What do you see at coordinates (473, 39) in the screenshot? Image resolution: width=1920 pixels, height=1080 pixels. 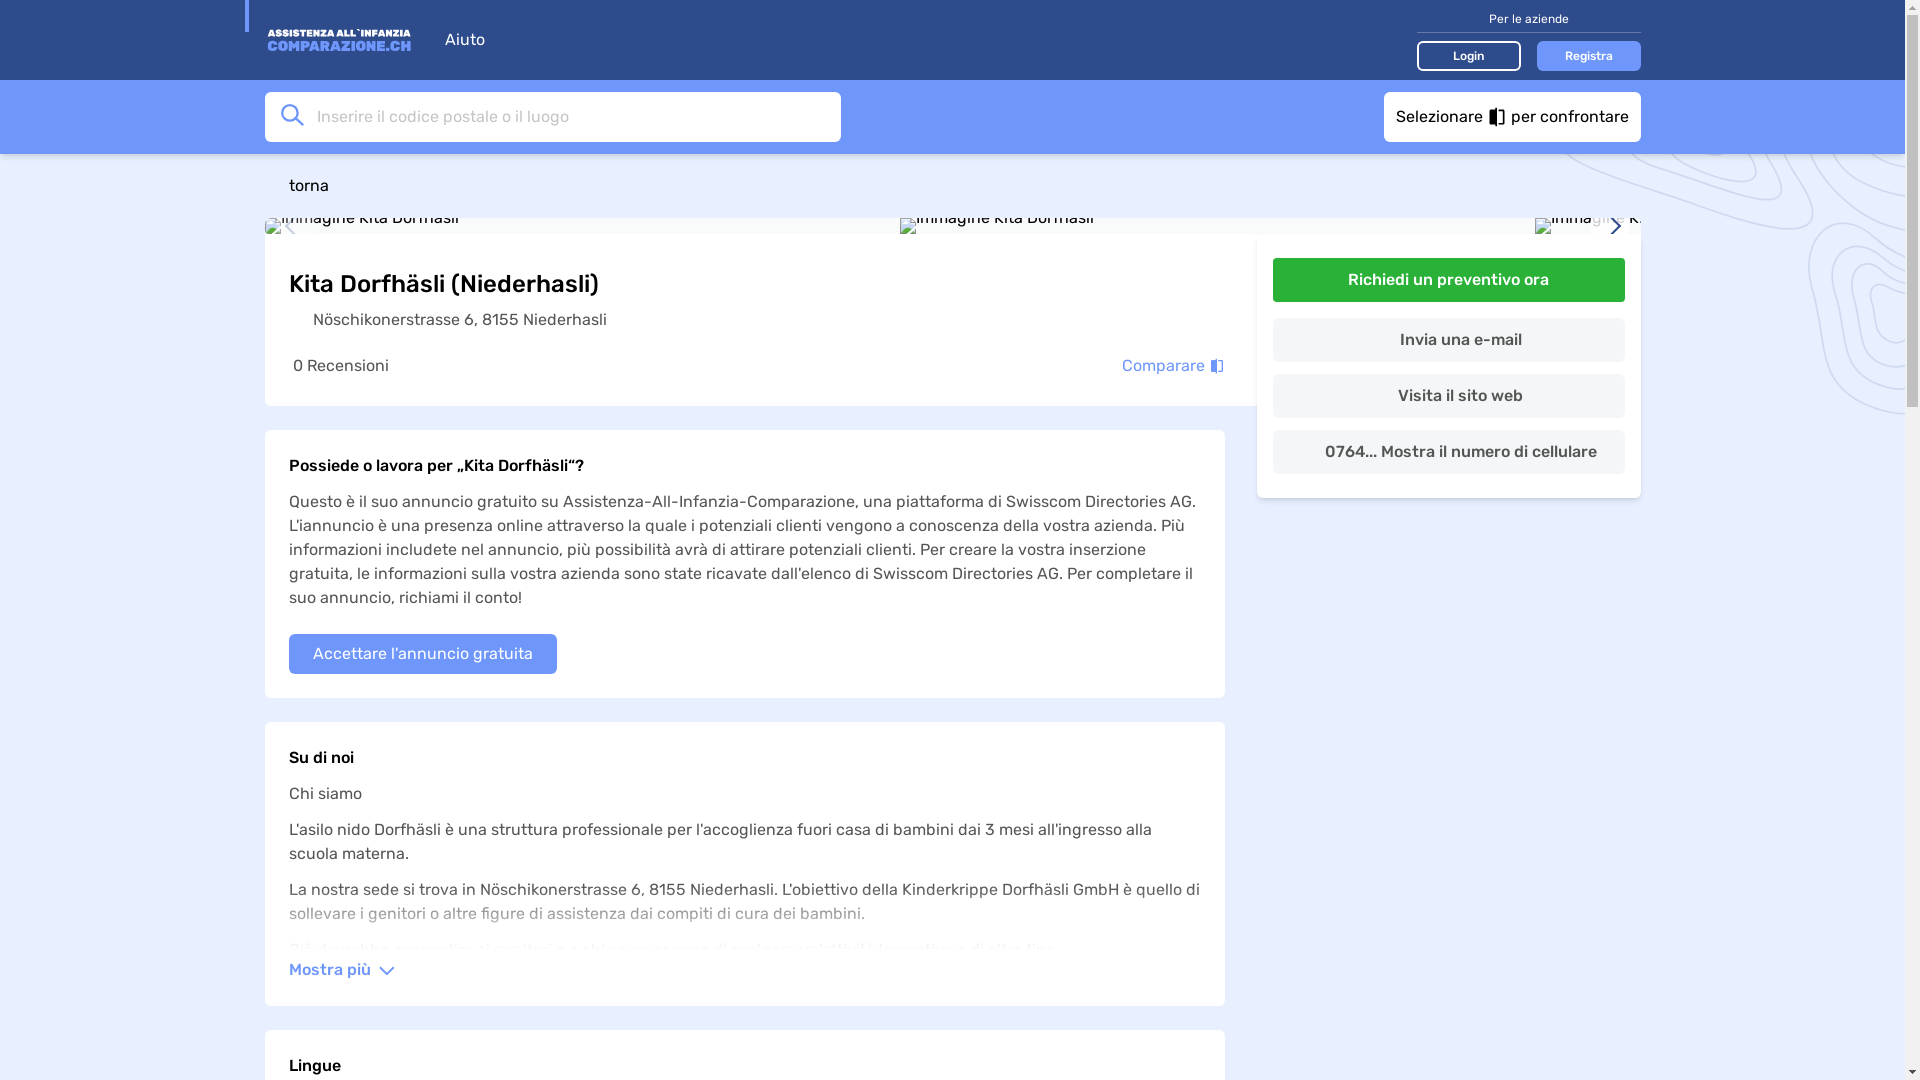 I see `'Aiuto'` at bounding box center [473, 39].